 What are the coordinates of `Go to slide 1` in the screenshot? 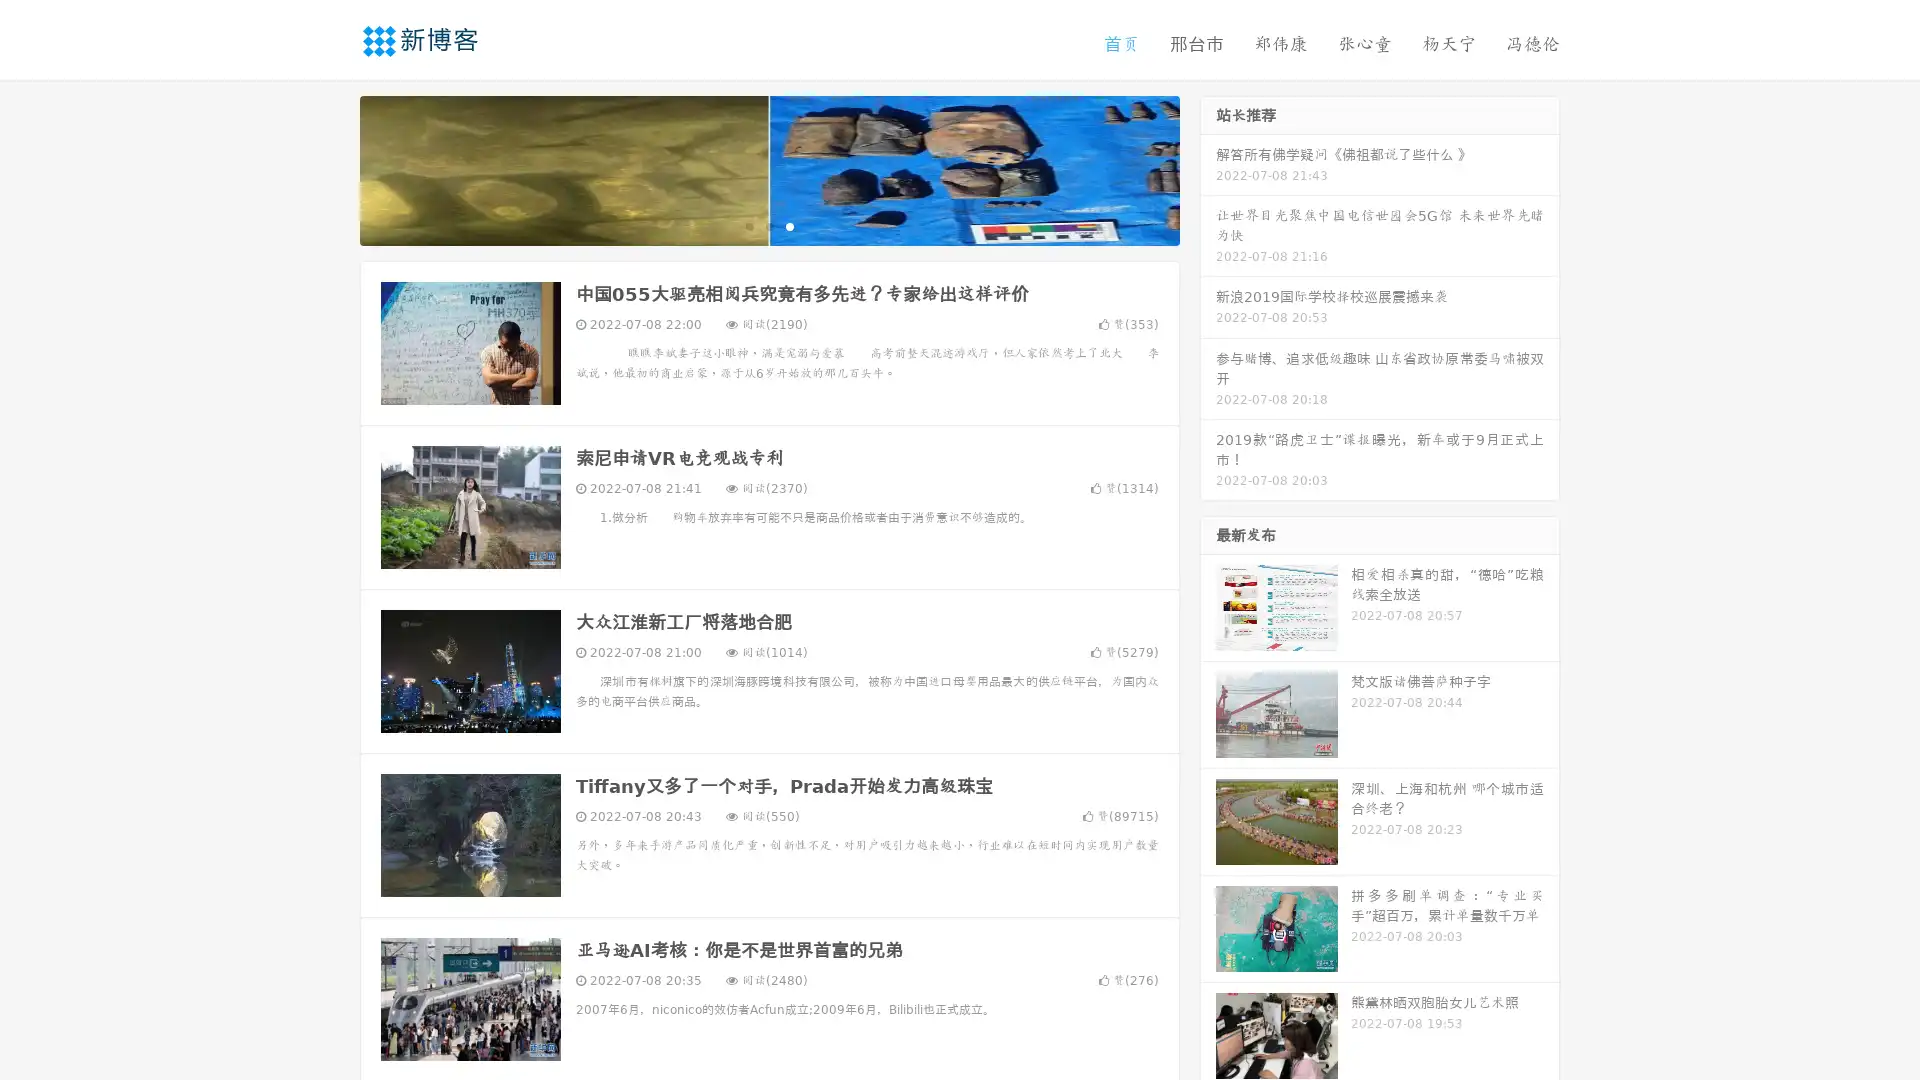 It's located at (748, 225).